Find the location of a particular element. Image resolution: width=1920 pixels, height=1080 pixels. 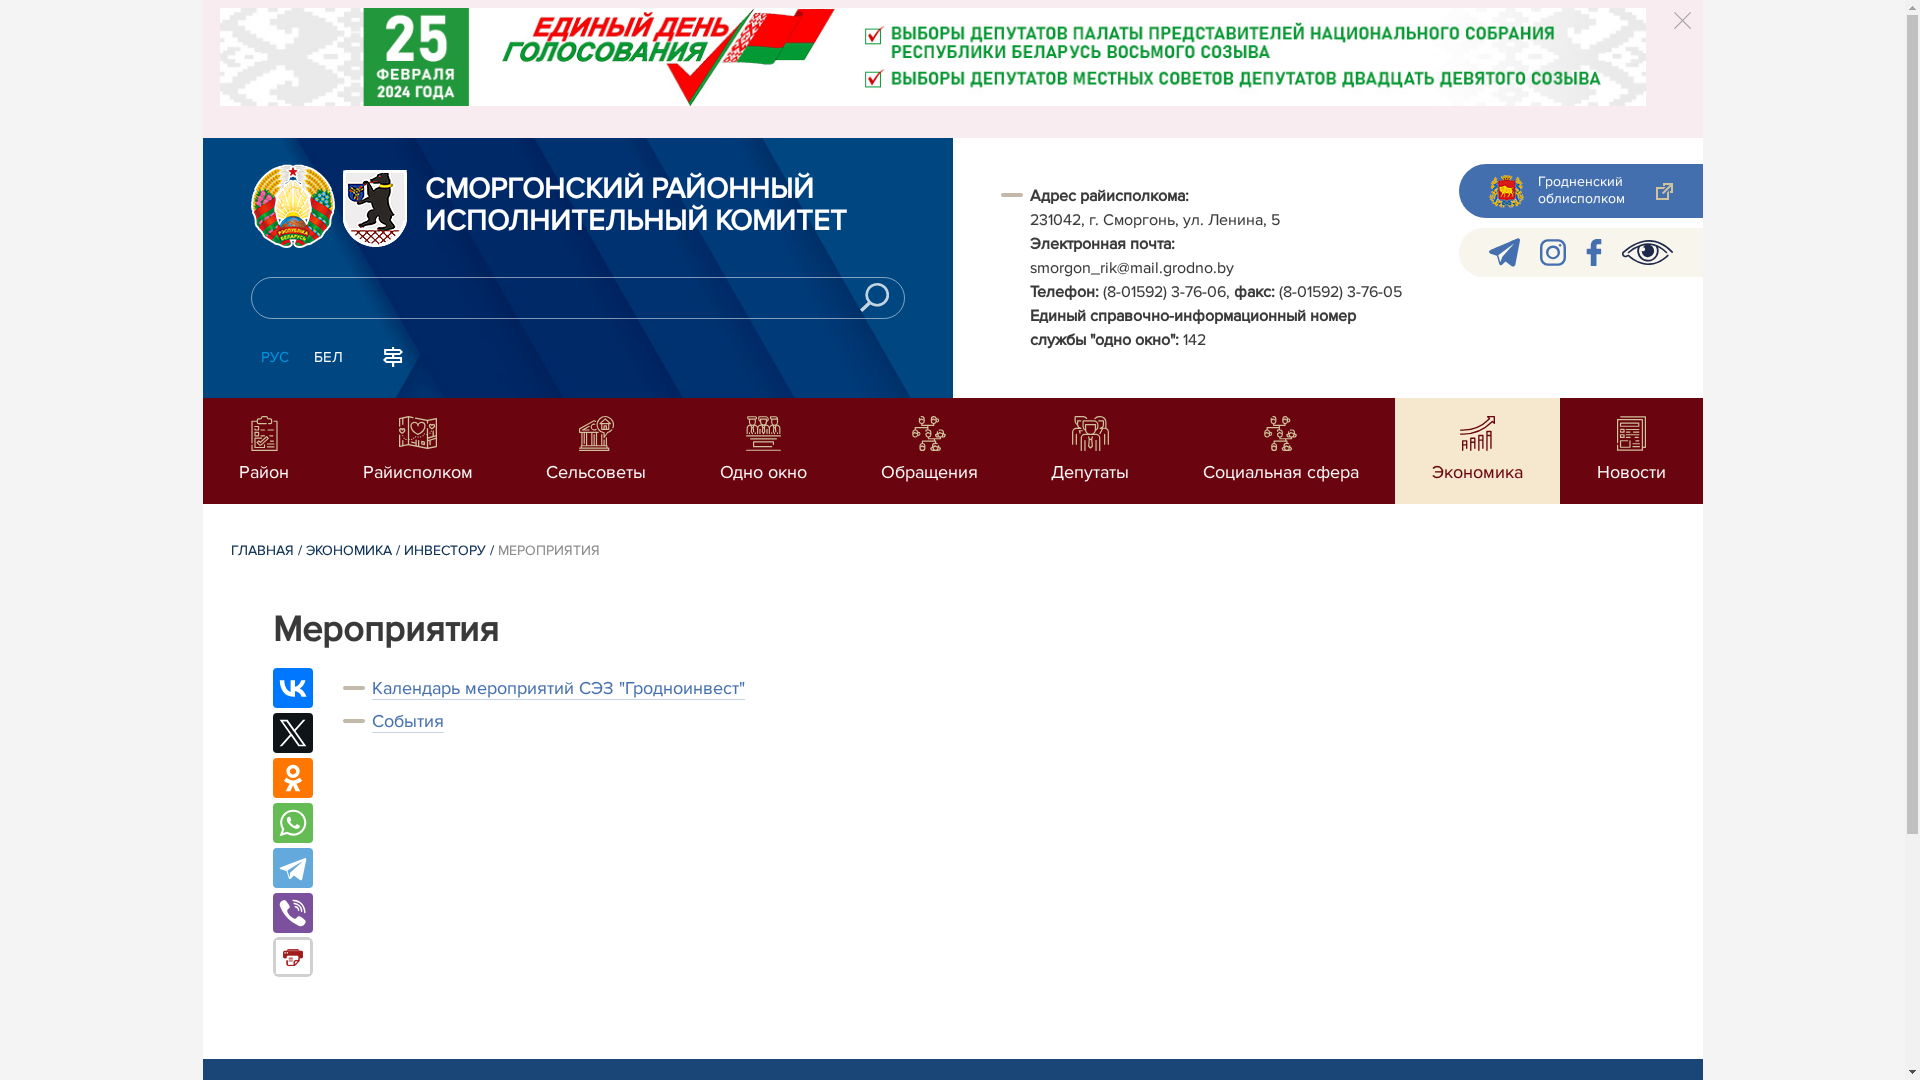

'telegram' is located at coordinates (1503, 251).